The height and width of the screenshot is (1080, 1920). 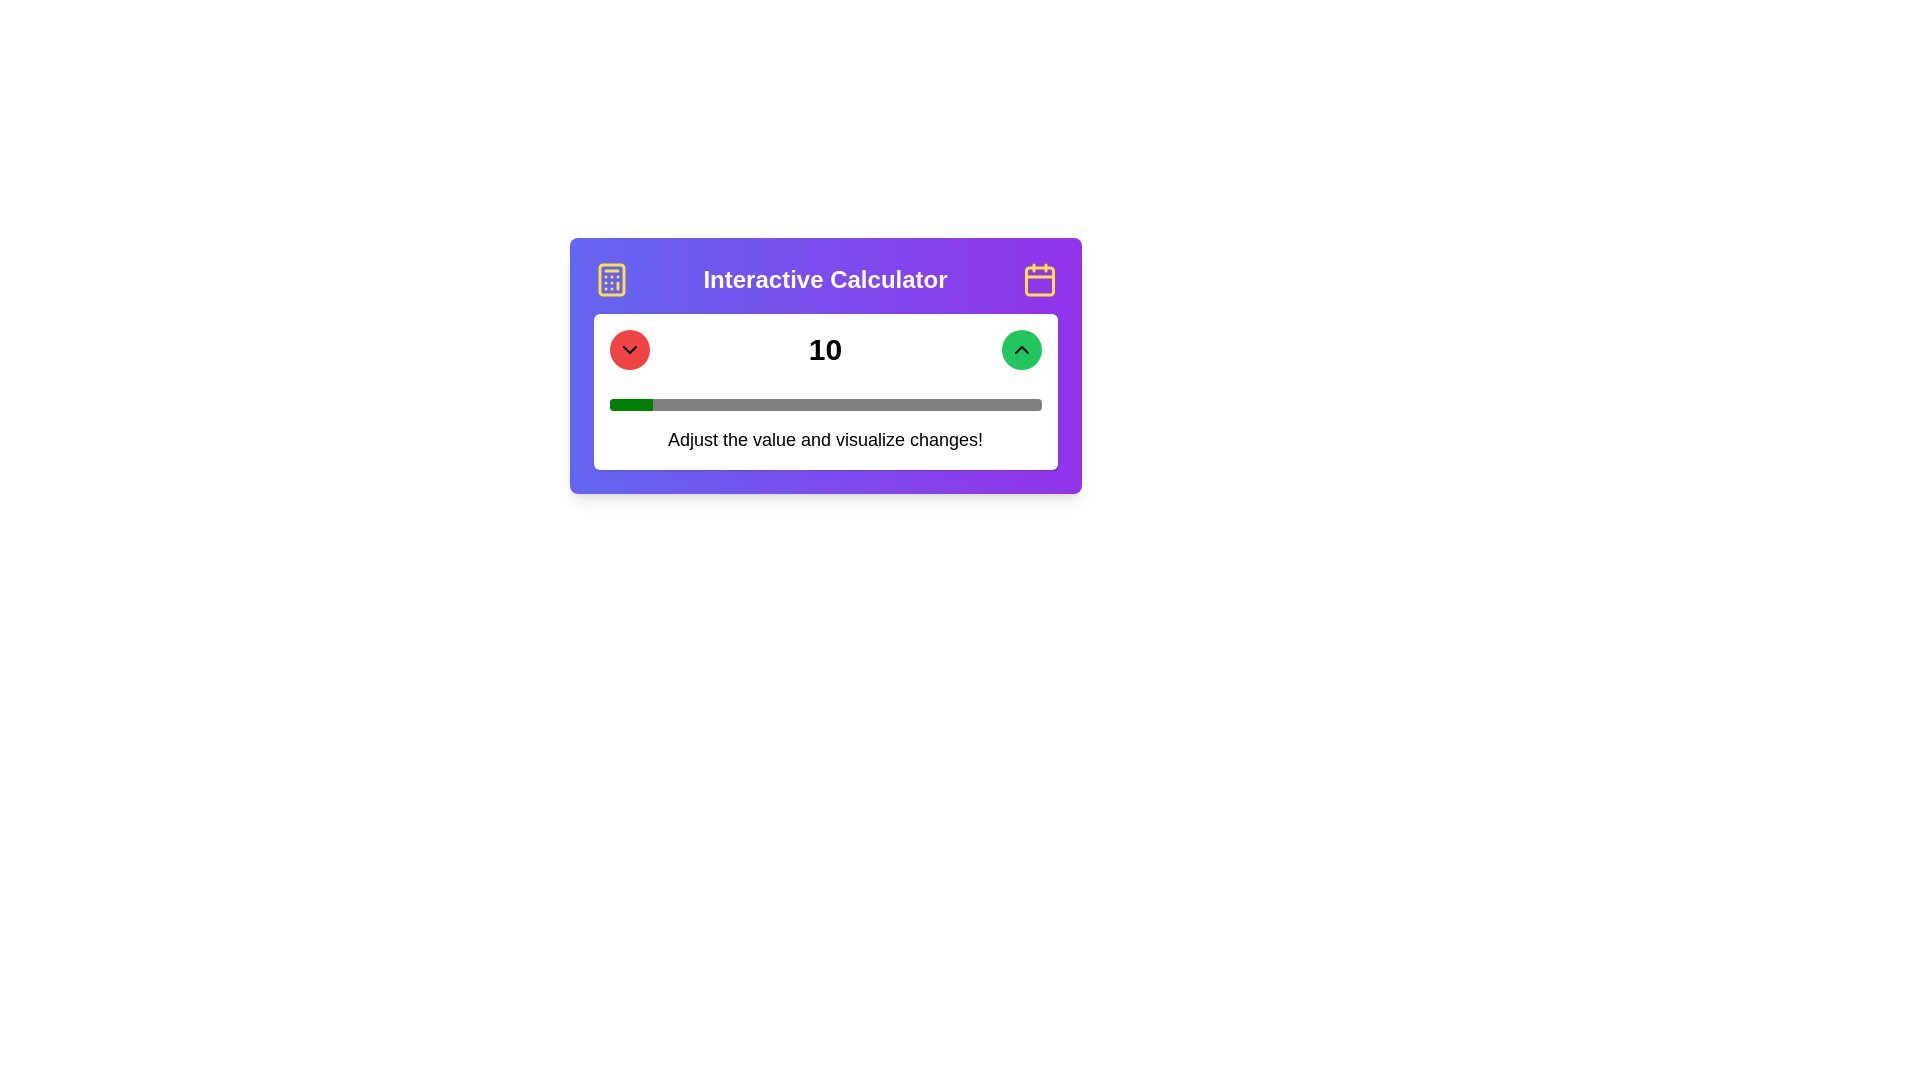 What do you see at coordinates (713, 405) in the screenshot?
I see `the slider value` at bounding box center [713, 405].